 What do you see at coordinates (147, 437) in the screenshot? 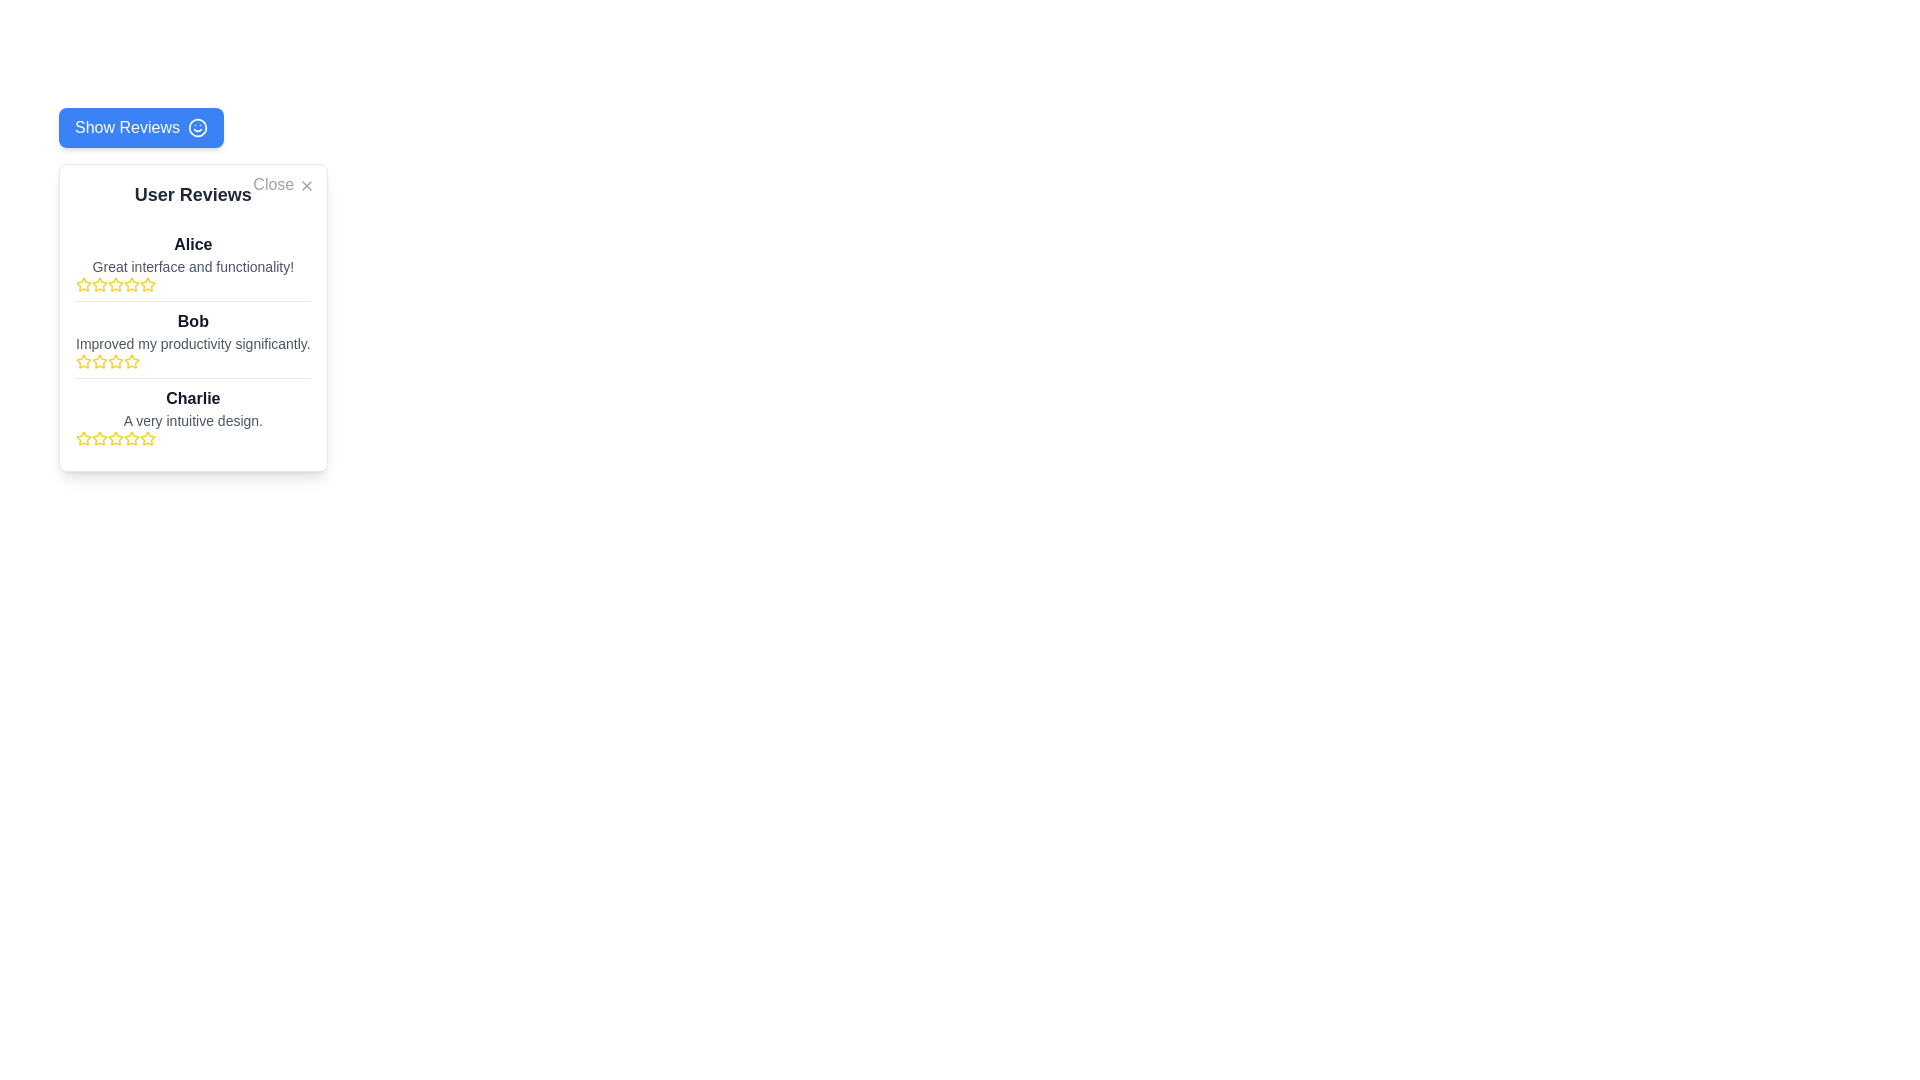
I see `the fifth Rating Star Icon with a gold outline and white fill, located under the review by 'Charlie'` at bounding box center [147, 437].